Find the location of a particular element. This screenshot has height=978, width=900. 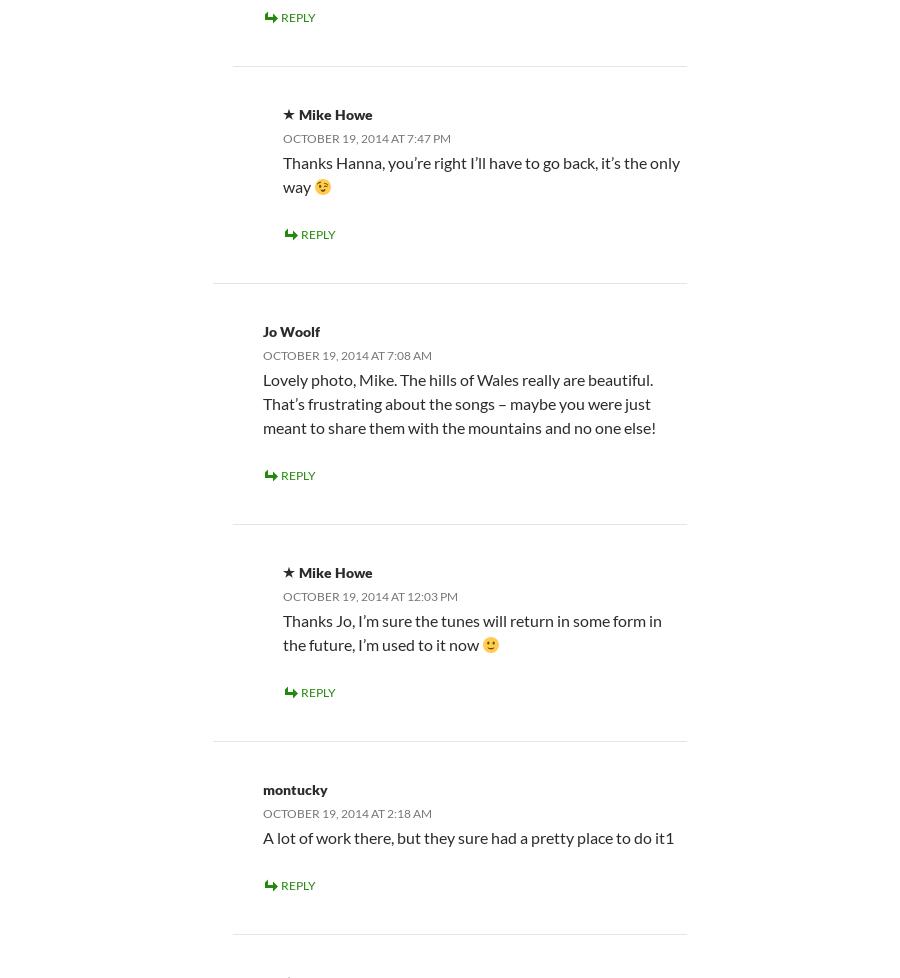

'October 19, 2014 at 12:03 pm' is located at coordinates (370, 595).